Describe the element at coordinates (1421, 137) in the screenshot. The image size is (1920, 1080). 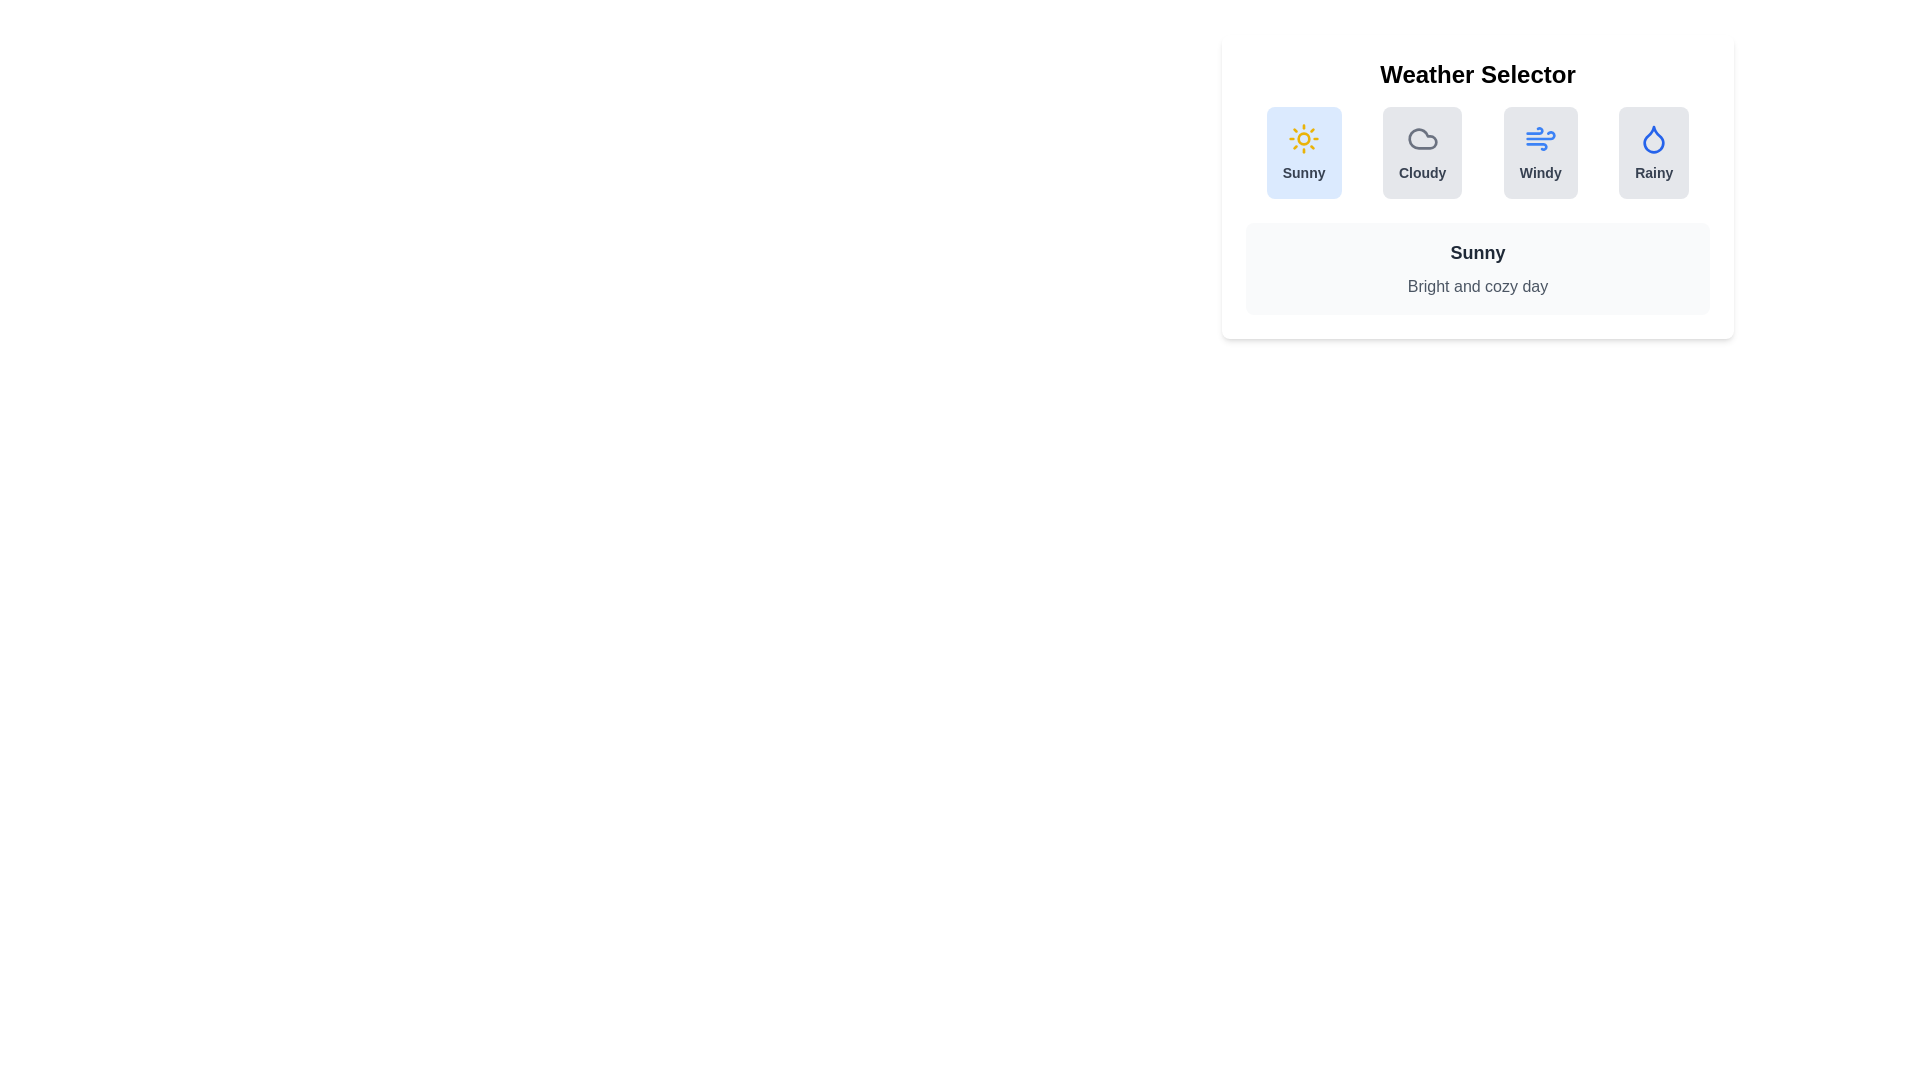
I see `the cloud-shaped icon located at the top of the 'Cloudy' weather option` at that location.